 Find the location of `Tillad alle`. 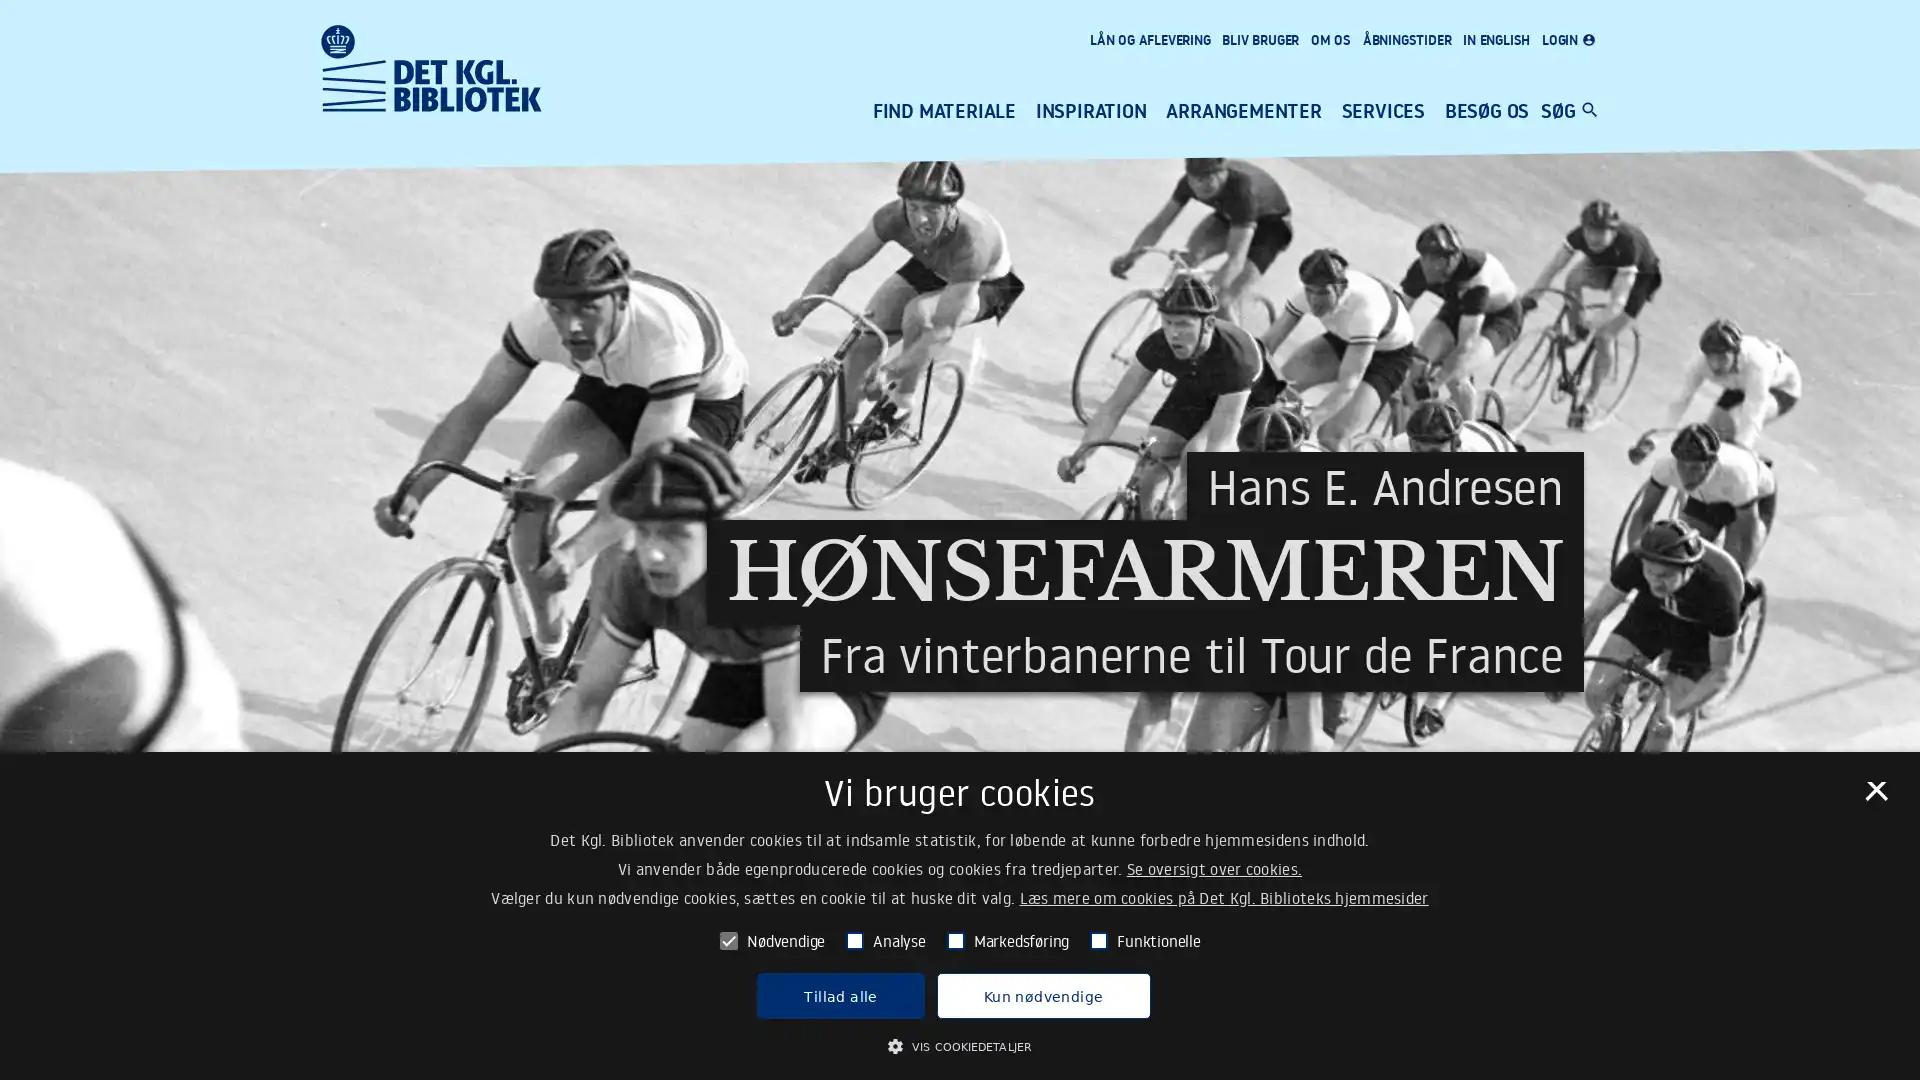

Tillad alle is located at coordinates (840, 995).